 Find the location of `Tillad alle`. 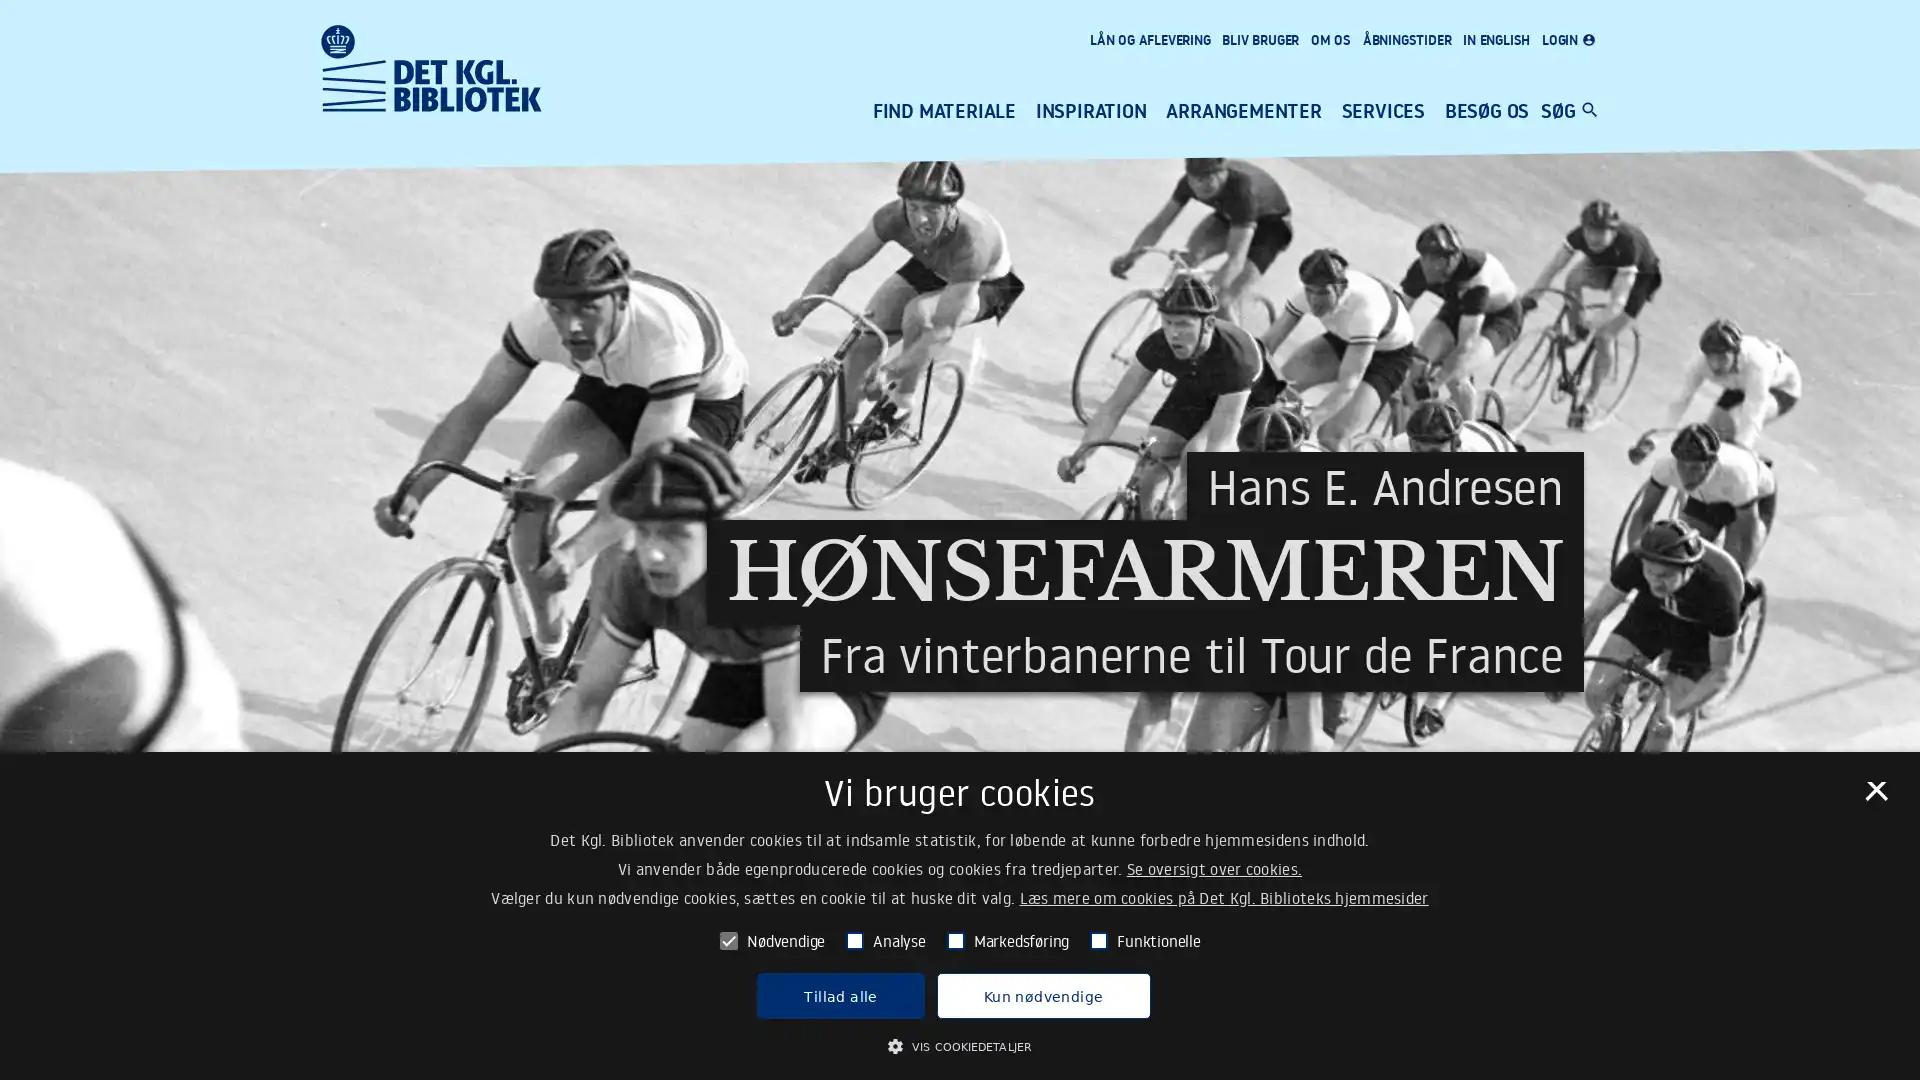

Tillad alle is located at coordinates (840, 995).